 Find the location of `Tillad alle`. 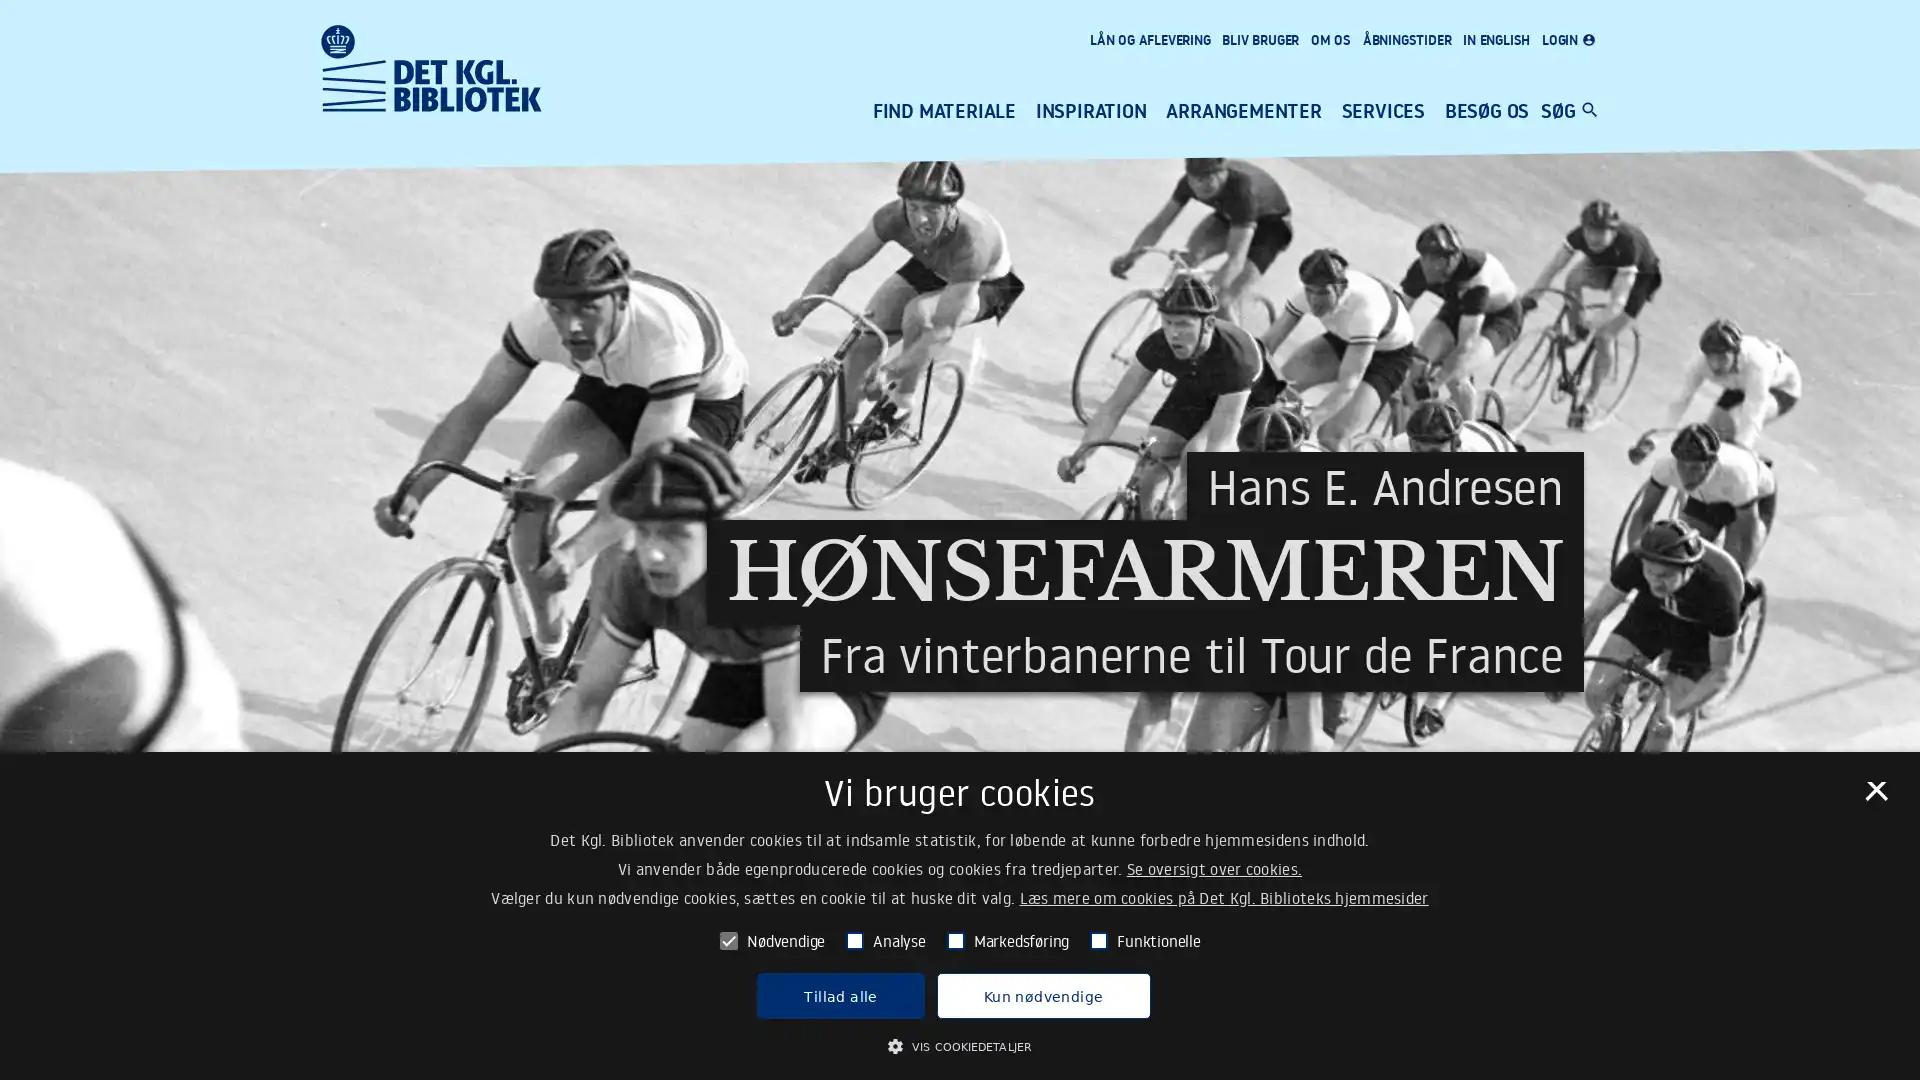

Tillad alle is located at coordinates (840, 995).